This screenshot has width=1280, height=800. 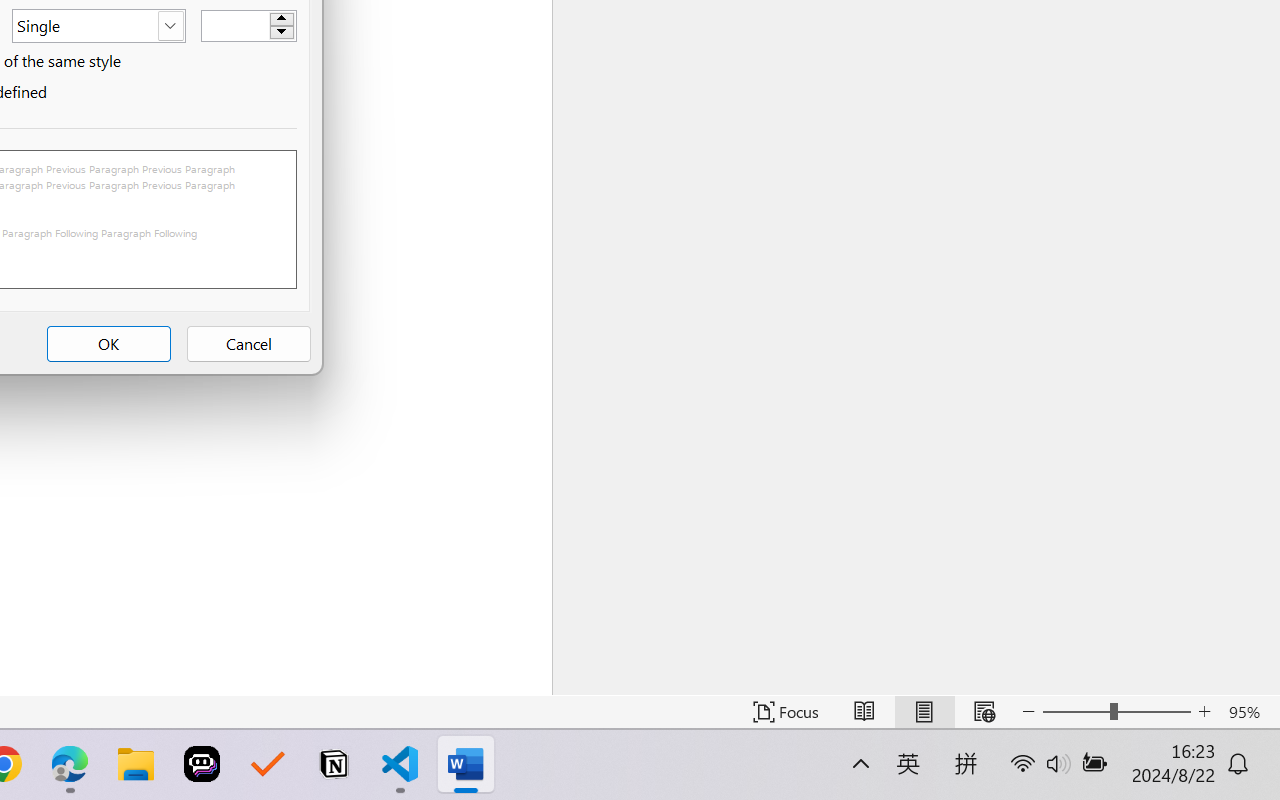 What do you see at coordinates (236, 26) in the screenshot?
I see `'RichEdit Control'` at bounding box center [236, 26].